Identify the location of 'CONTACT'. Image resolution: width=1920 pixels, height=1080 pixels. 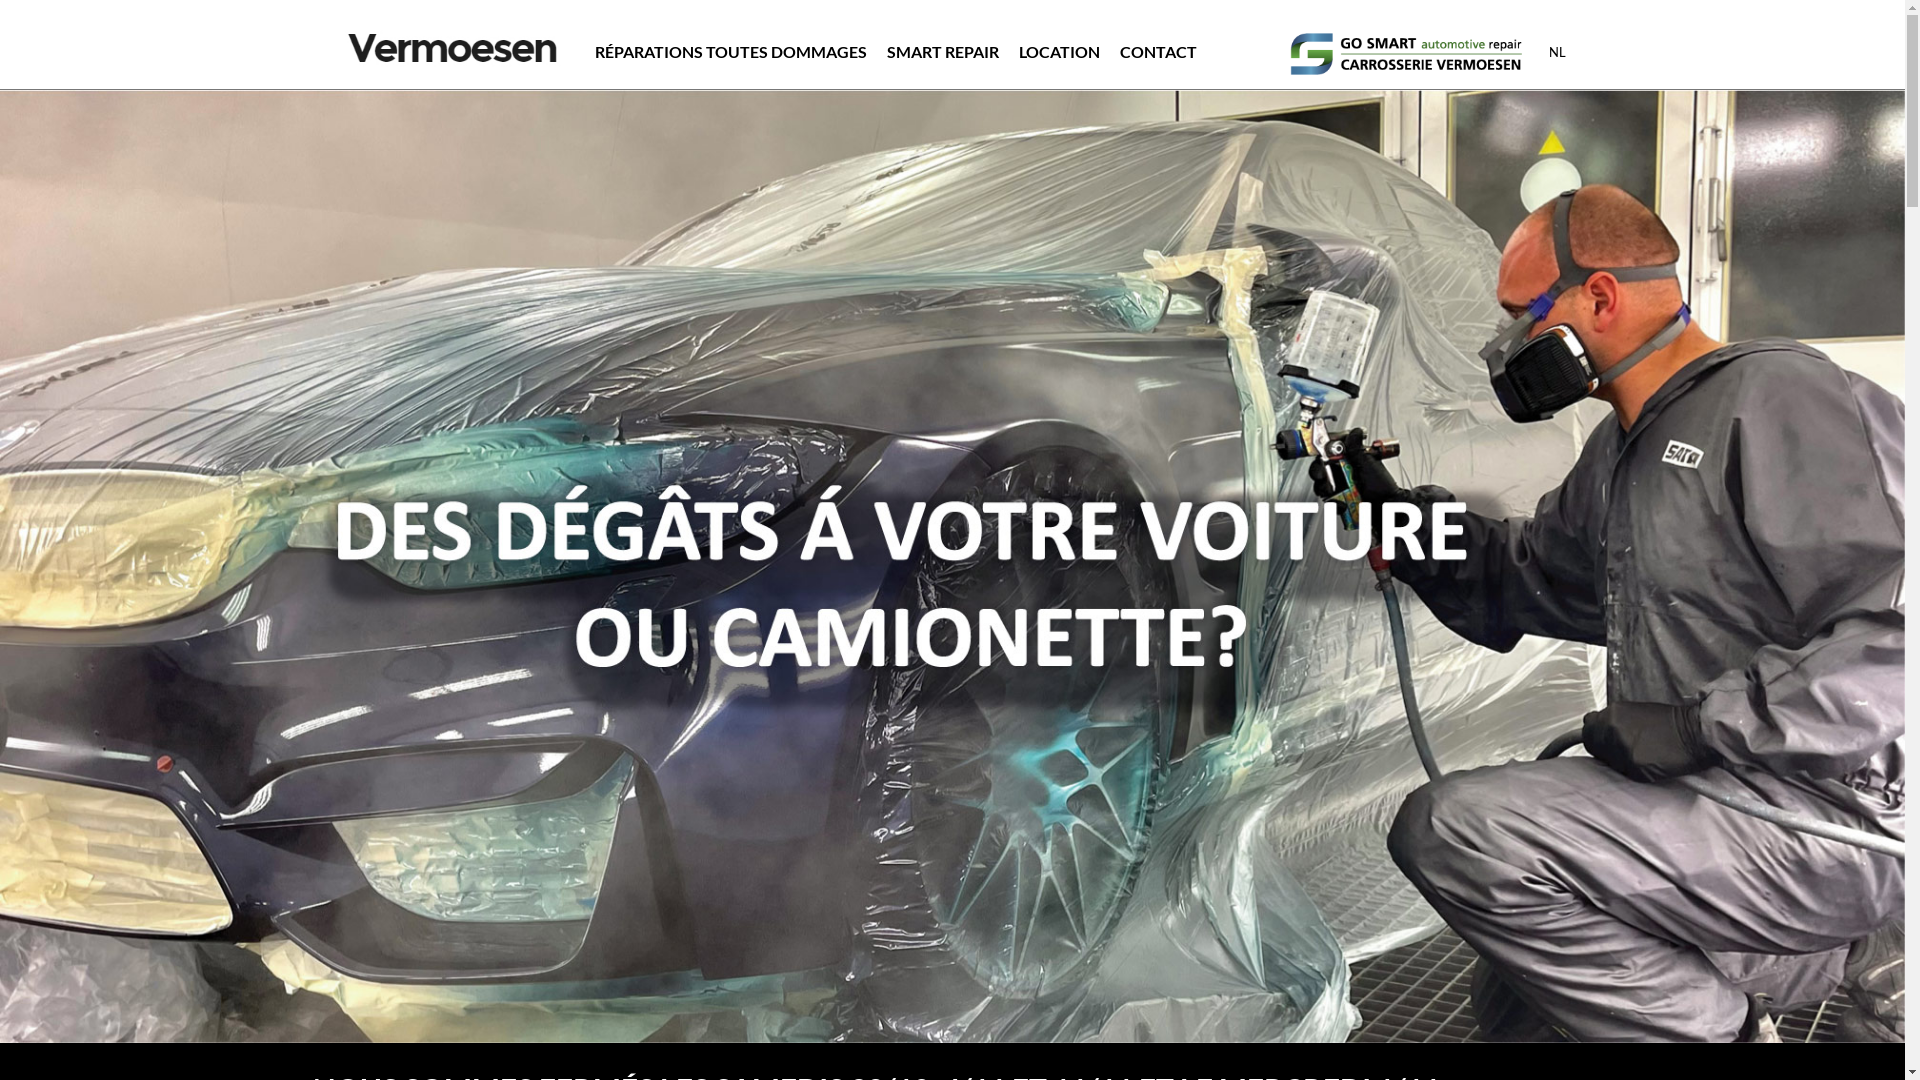
(1118, 50).